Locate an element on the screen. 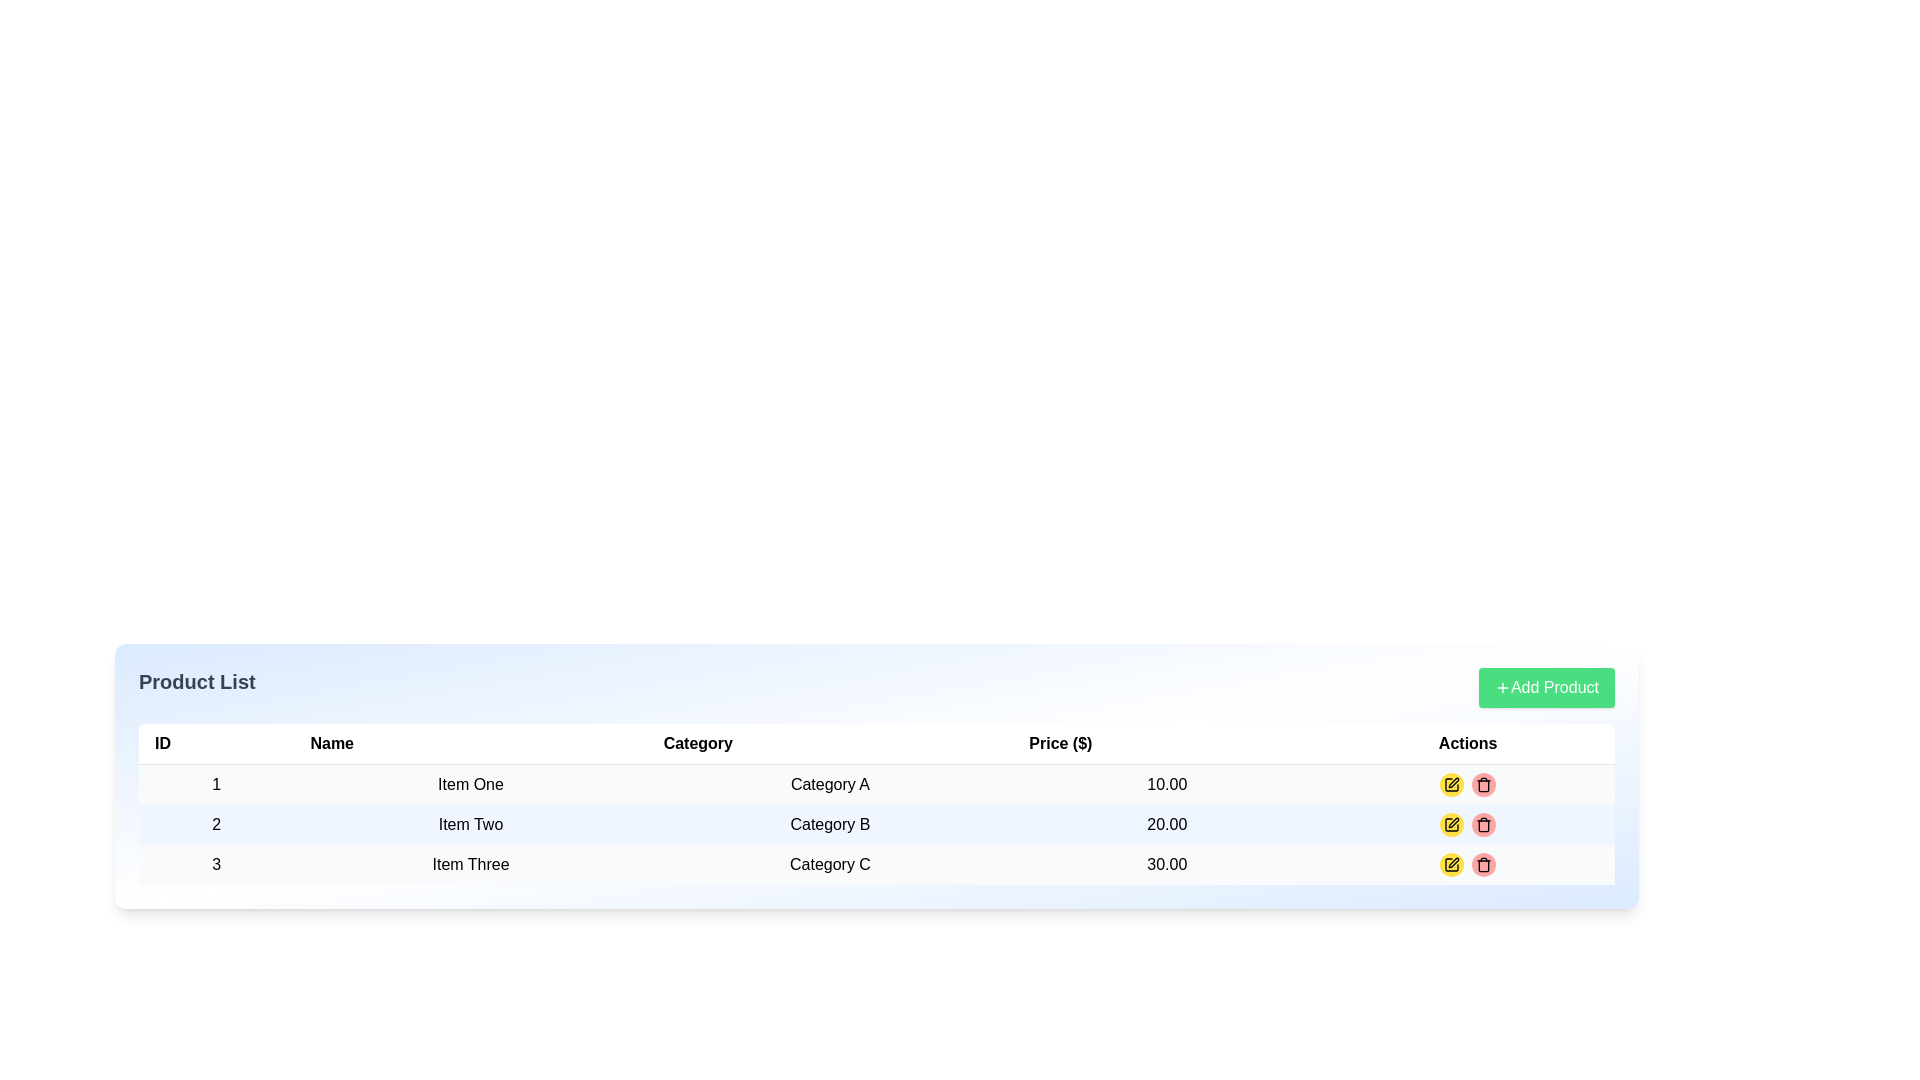 This screenshot has height=1080, width=1920. the circular yellow button with a pen icon, located in the first row of the 'Actions' column of the table is located at coordinates (1451, 784).